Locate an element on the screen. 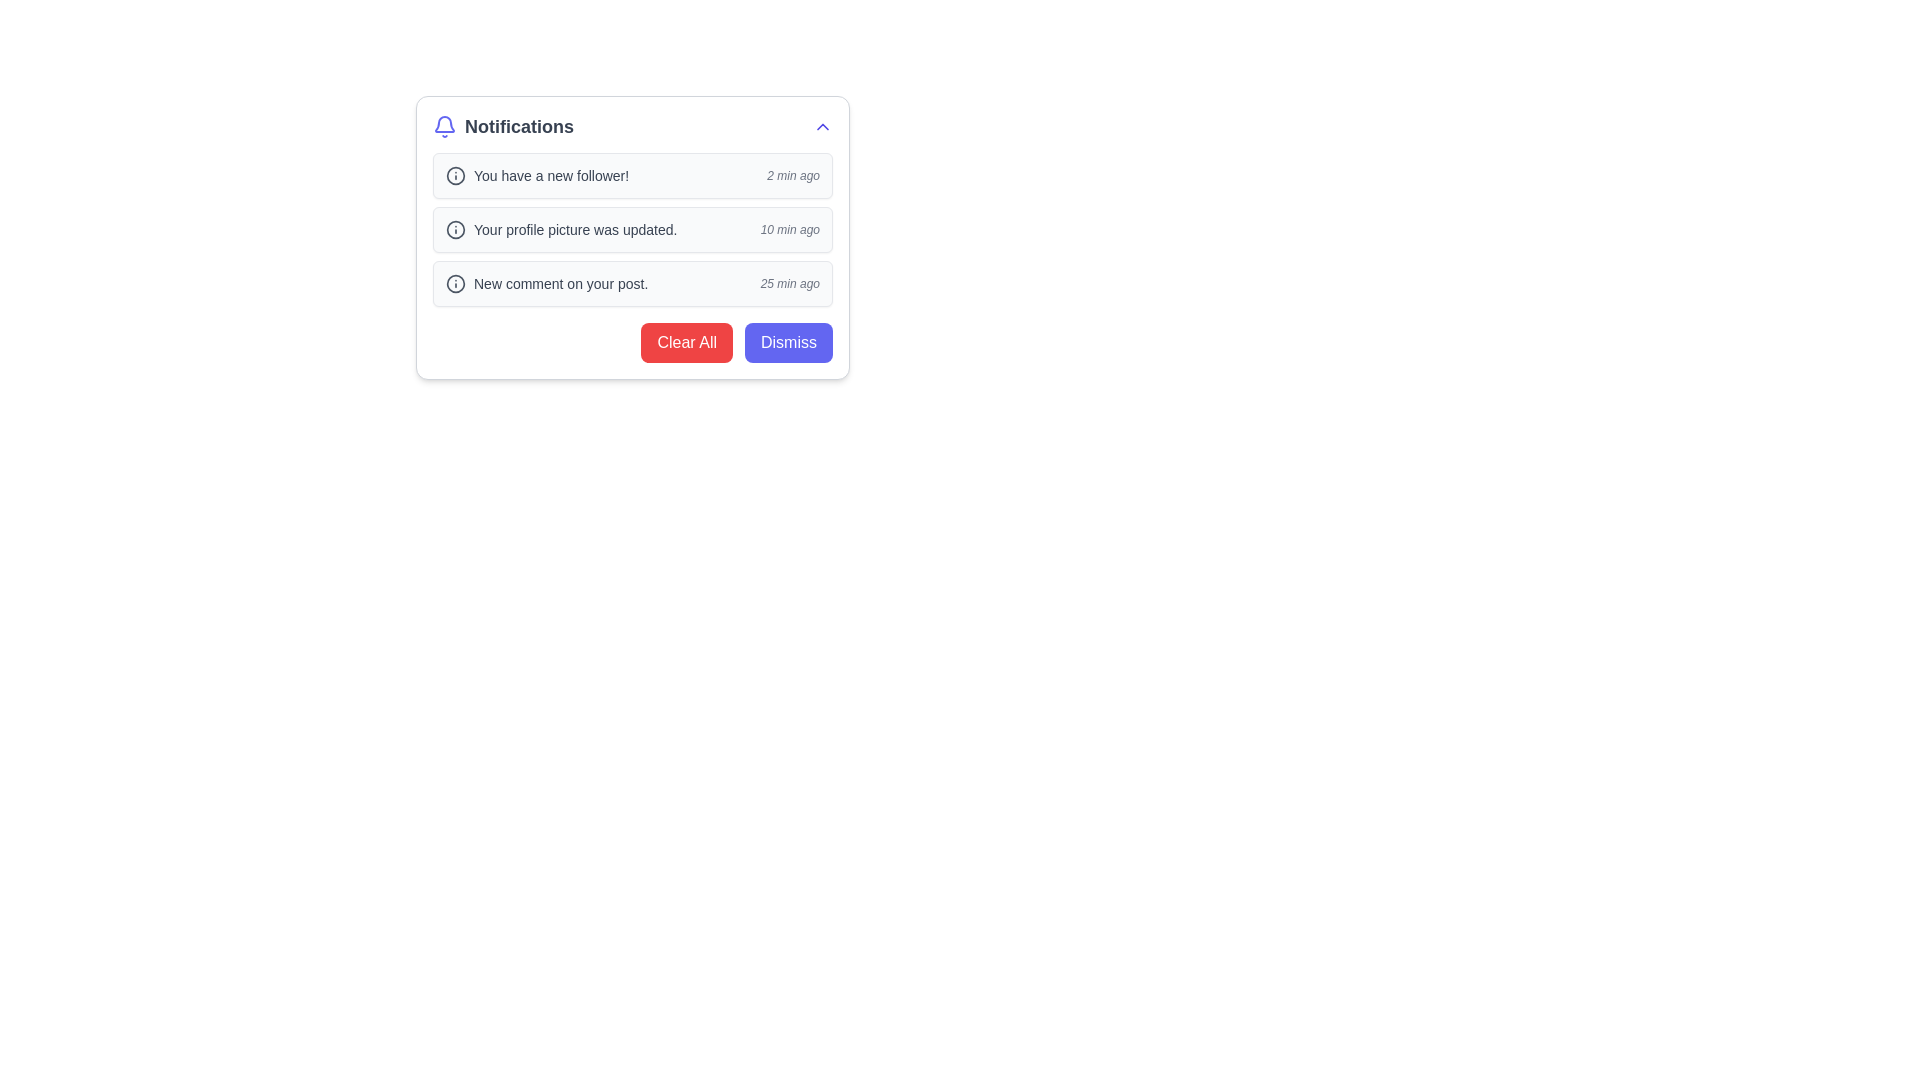 The height and width of the screenshot is (1080, 1920). the button for clearing all notifications, located at the bottom right of the notification panel is located at coordinates (687, 342).